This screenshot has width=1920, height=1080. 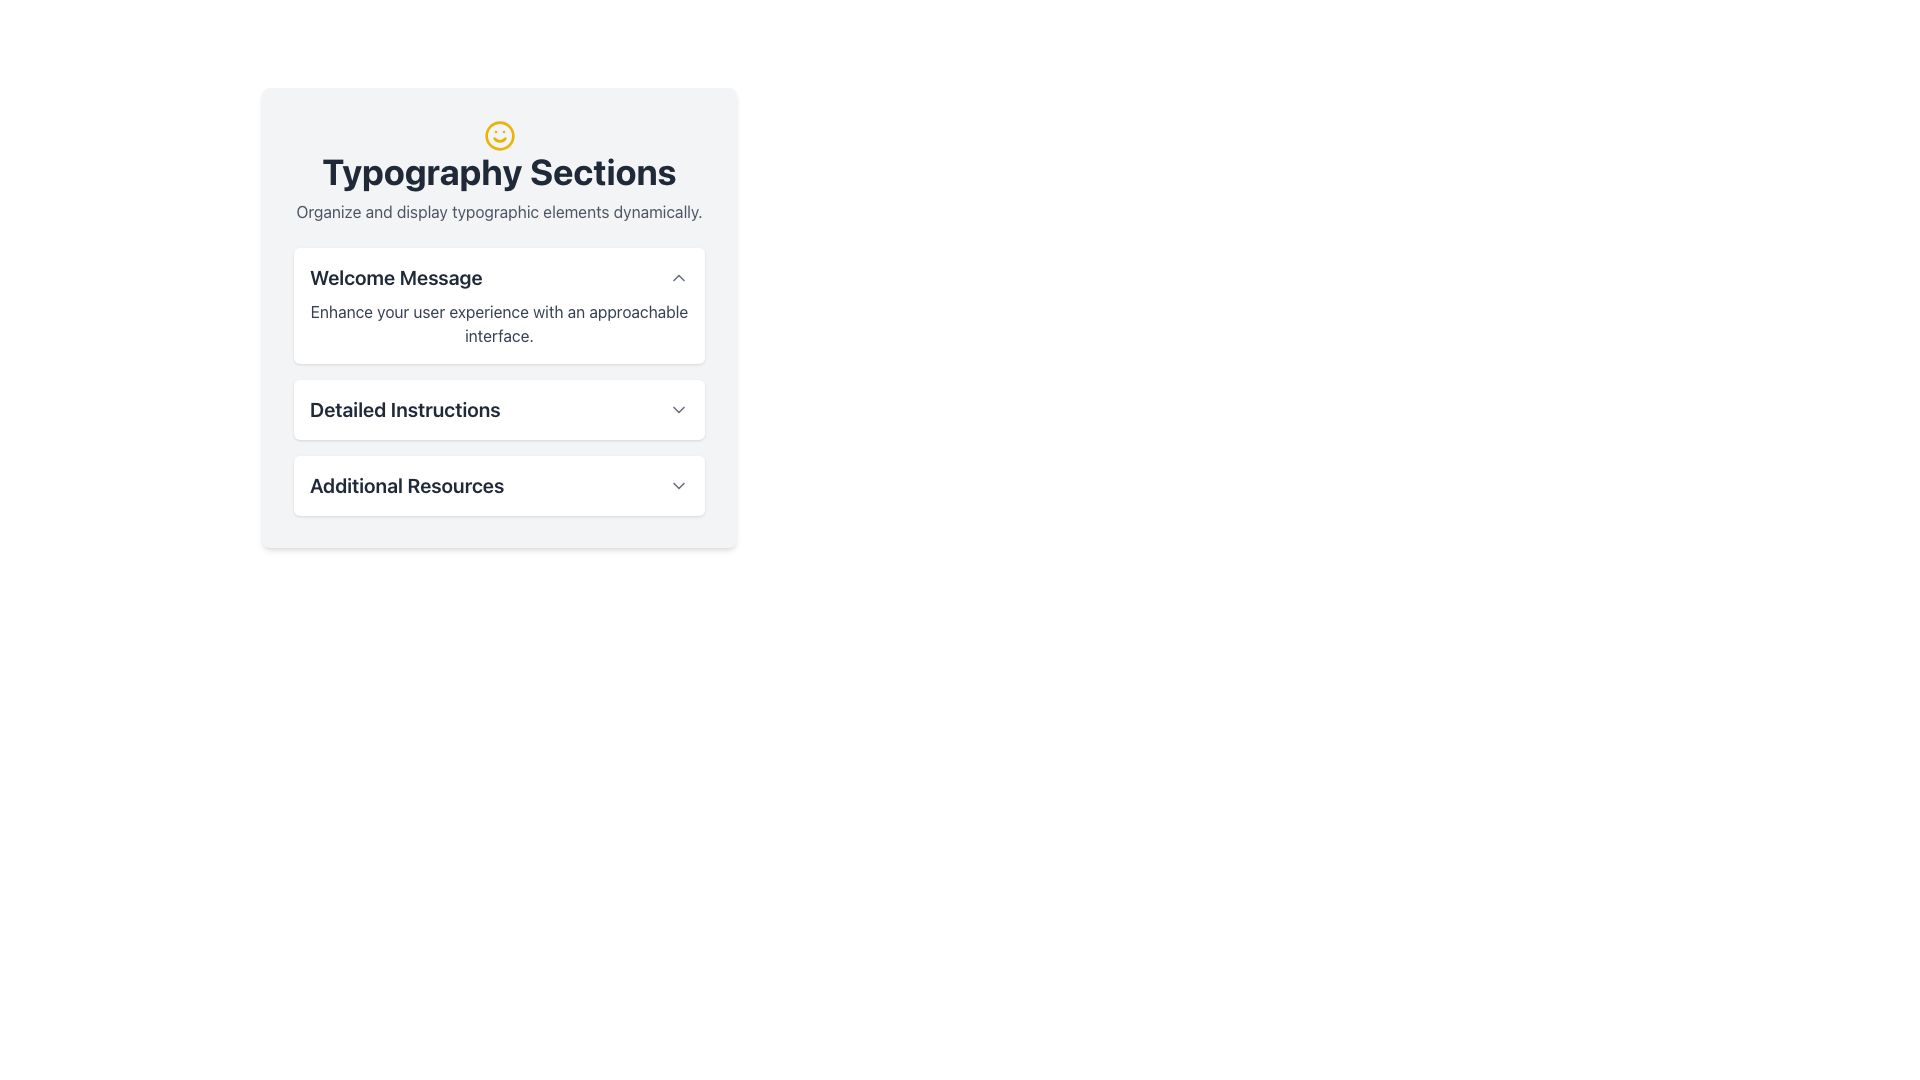 What do you see at coordinates (499, 486) in the screenshot?
I see `the 'Additional Resources' label with embedded dropdown trigger` at bounding box center [499, 486].